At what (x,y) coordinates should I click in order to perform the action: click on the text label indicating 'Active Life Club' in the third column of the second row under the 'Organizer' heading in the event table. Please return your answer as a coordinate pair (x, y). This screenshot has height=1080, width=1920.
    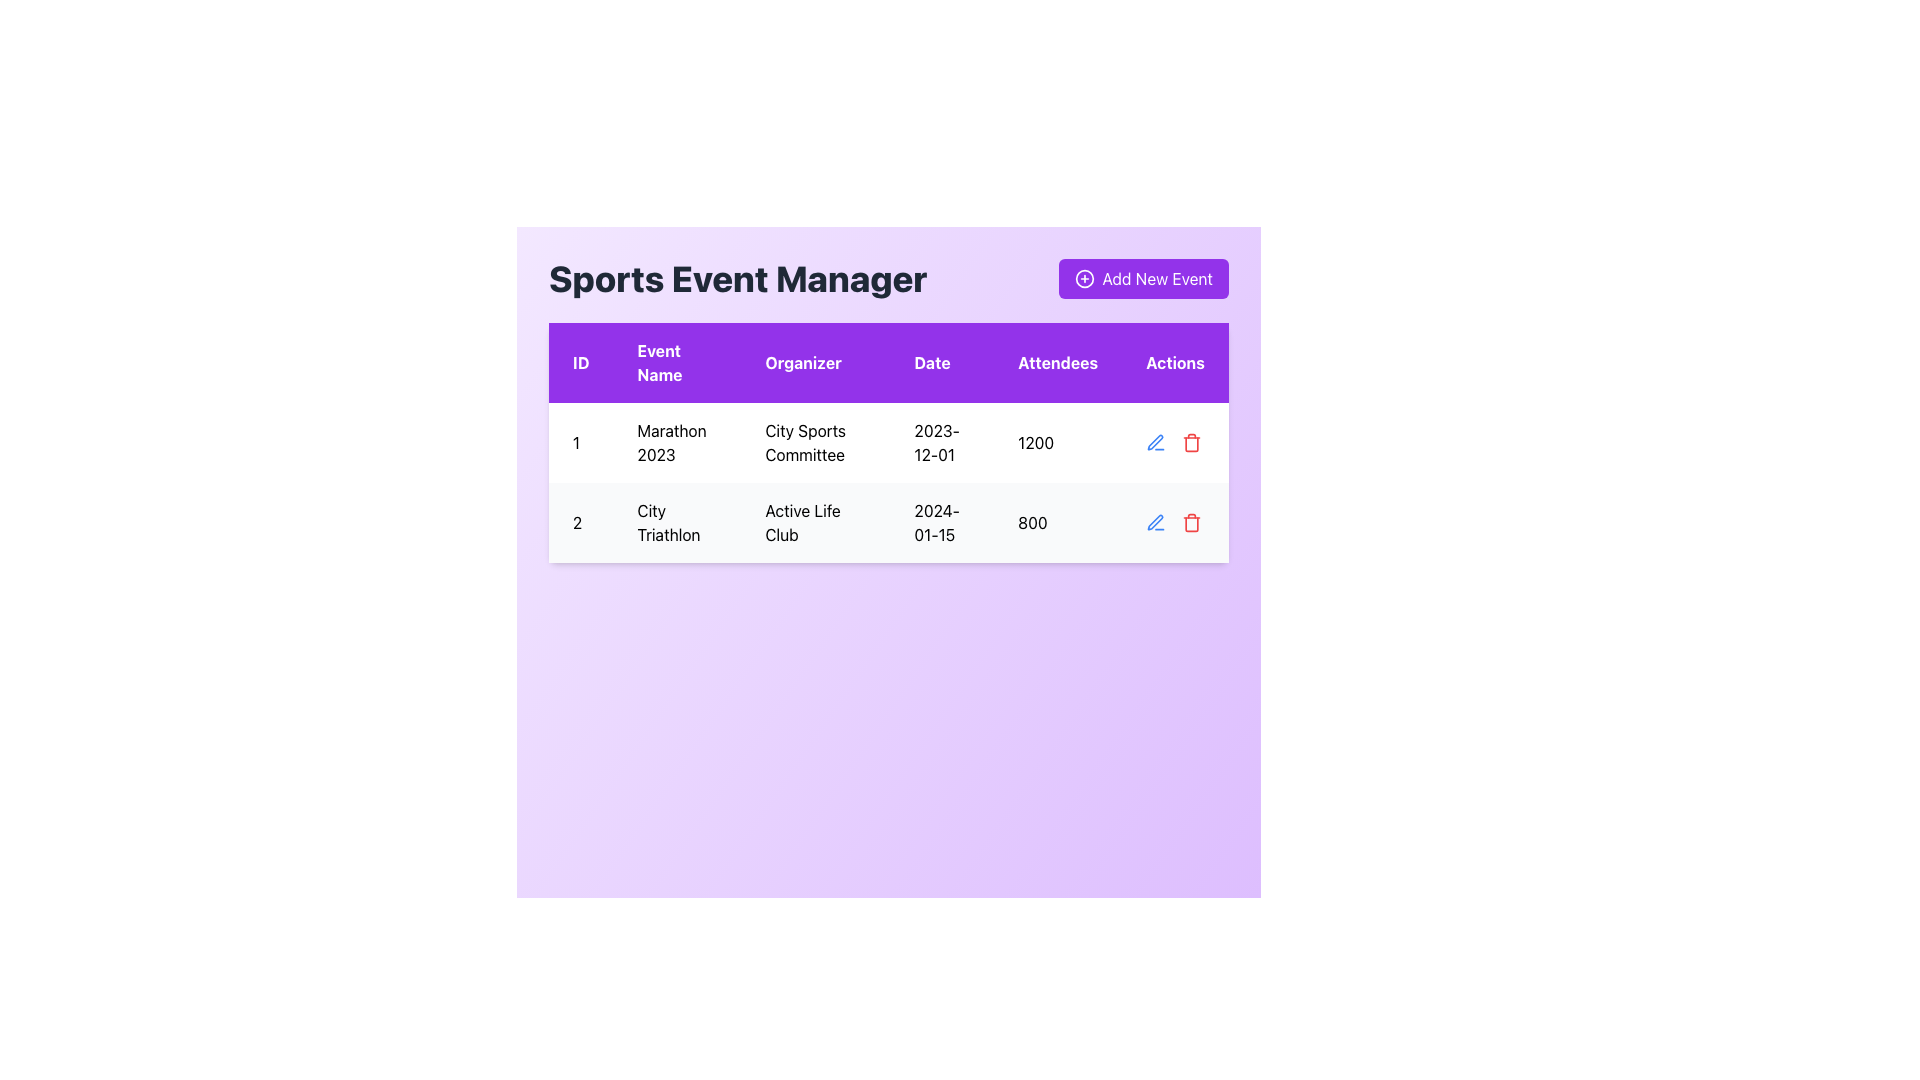
    Looking at the image, I should click on (816, 522).